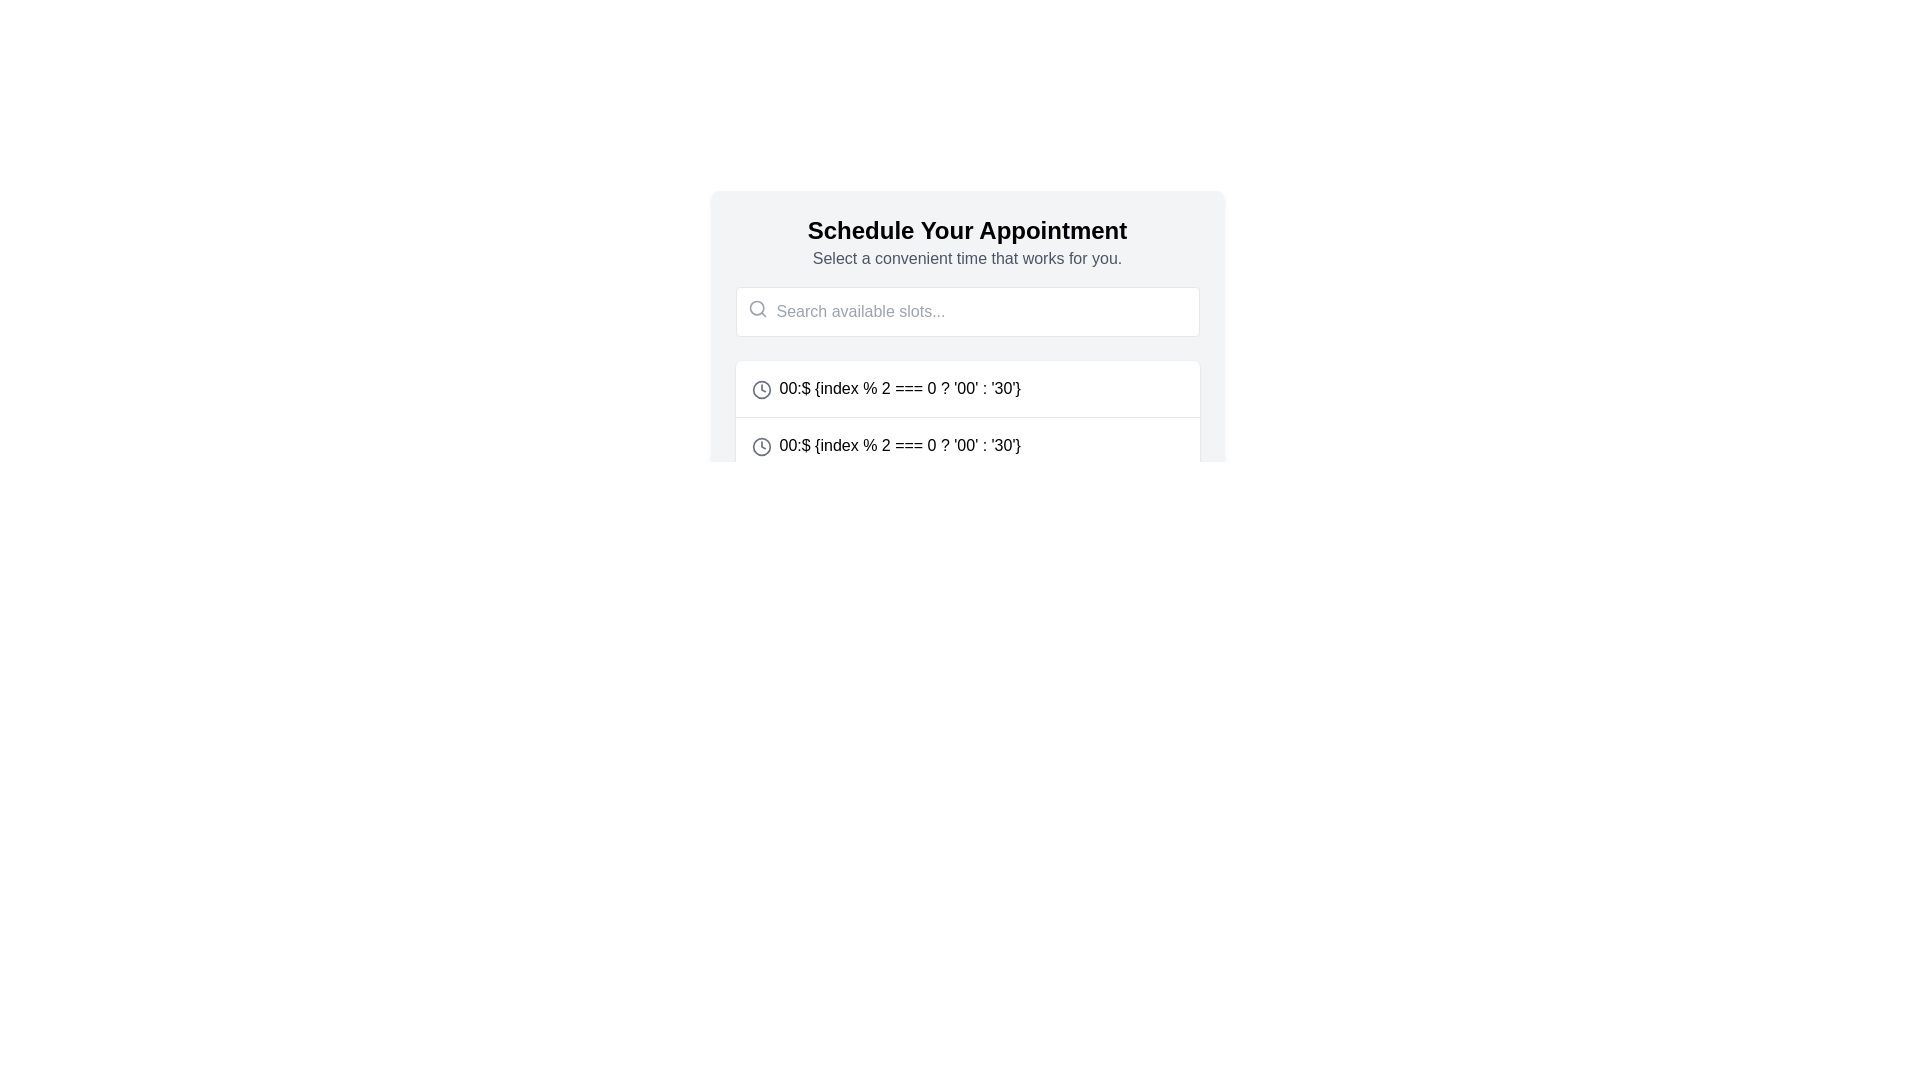  Describe the element at coordinates (755, 308) in the screenshot. I see `the decorative circle of the magnifying glass icon, which represents the search function, located to the left of the 'Search available slots...' input field` at that location.